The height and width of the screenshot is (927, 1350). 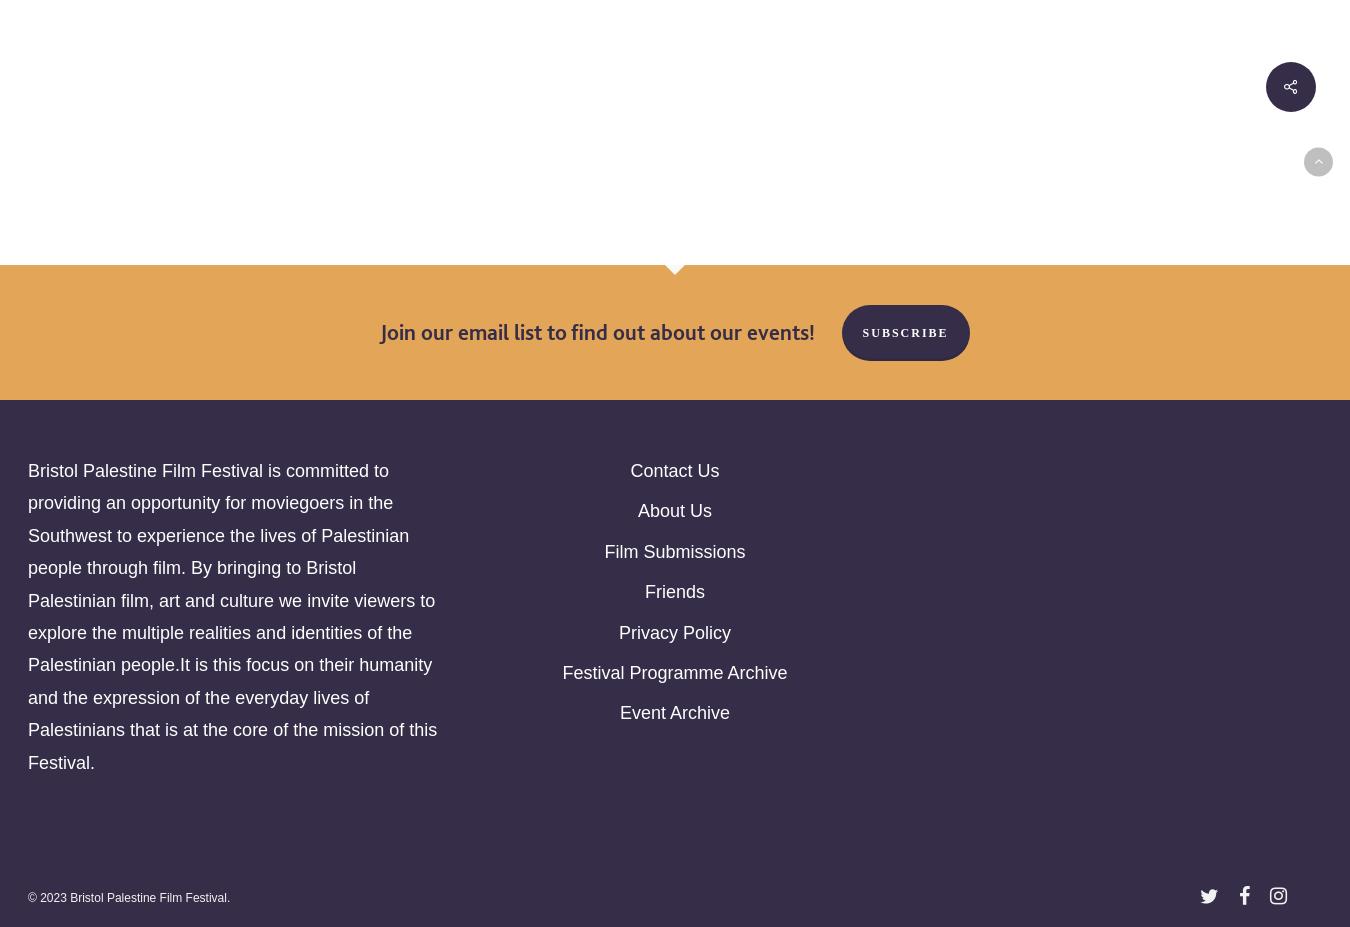 What do you see at coordinates (674, 551) in the screenshot?
I see `'Film Submissions'` at bounding box center [674, 551].